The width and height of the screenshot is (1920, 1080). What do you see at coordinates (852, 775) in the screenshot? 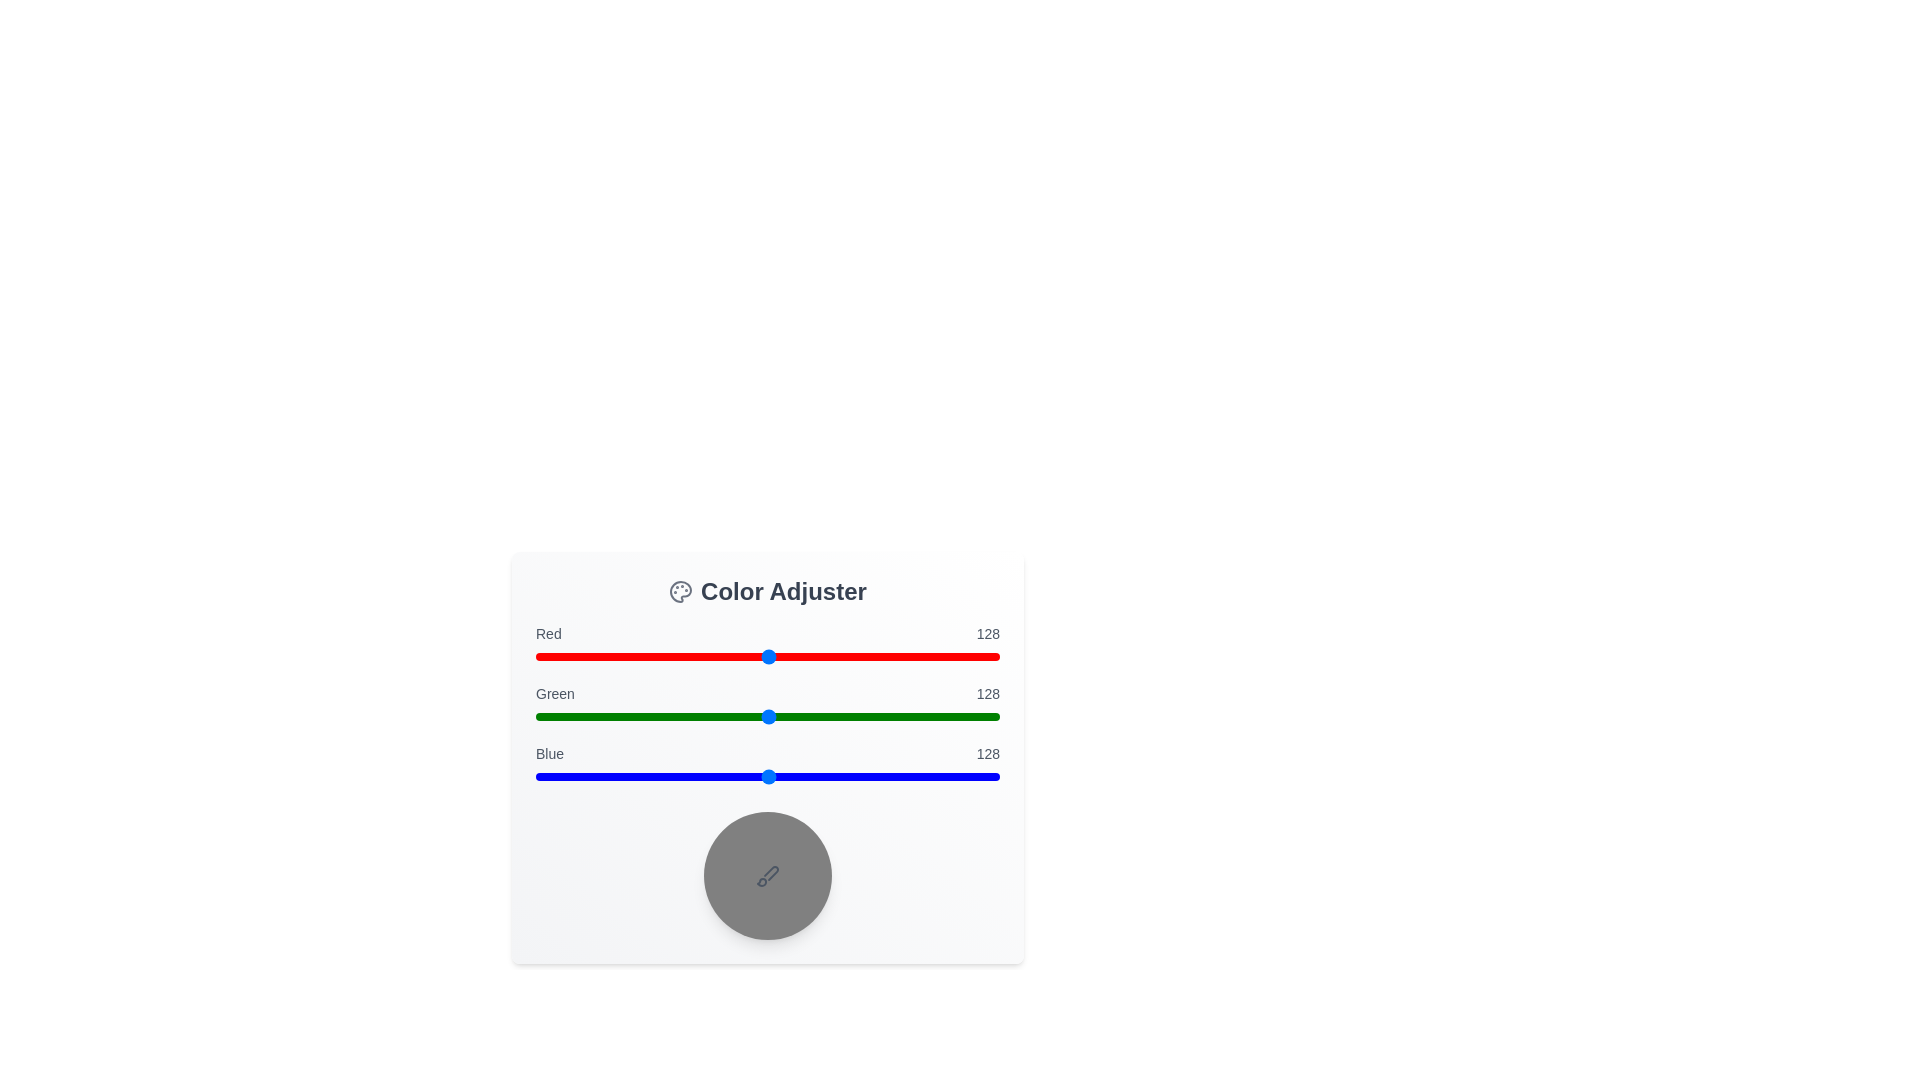
I see `the blue slider to set its value to 174` at bounding box center [852, 775].